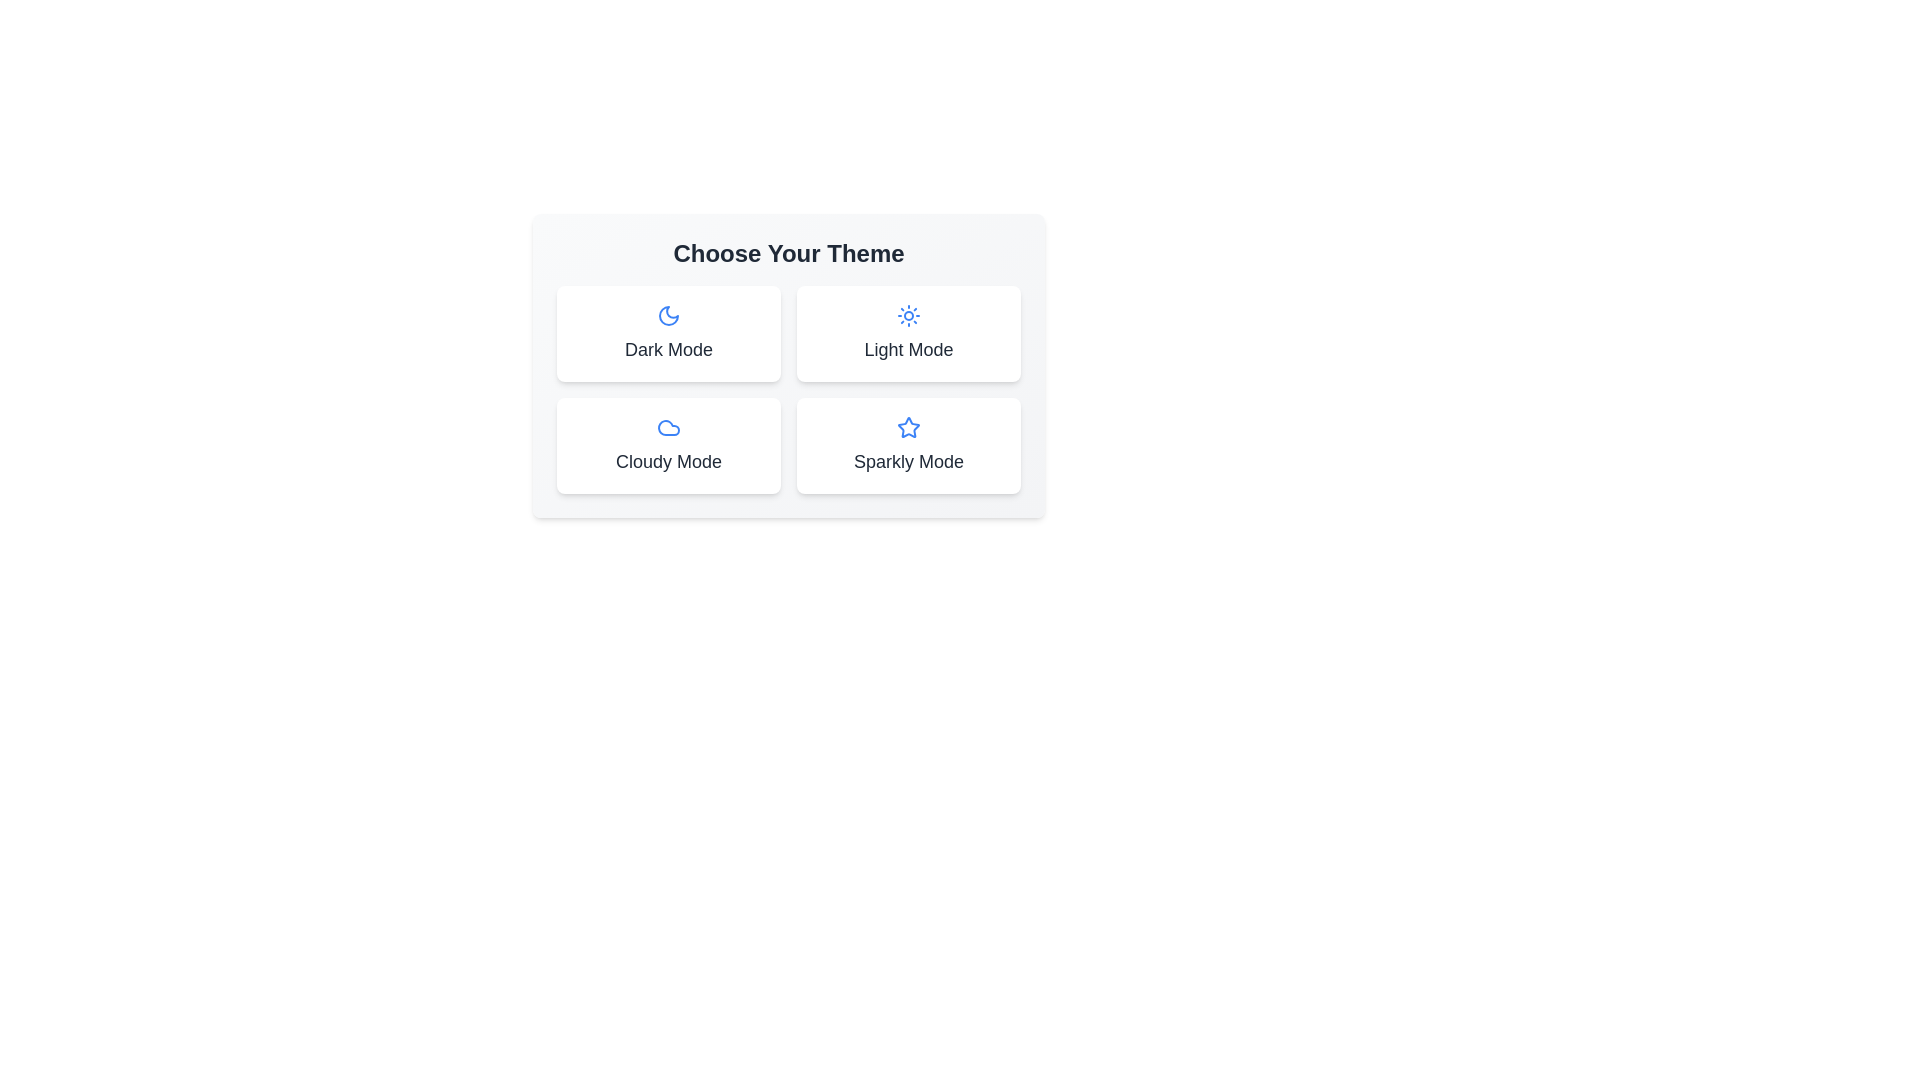 The height and width of the screenshot is (1080, 1920). Describe the element at coordinates (668, 315) in the screenshot. I see `the 'Dark Mode' icon located at the top of the theme selection grid` at that location.